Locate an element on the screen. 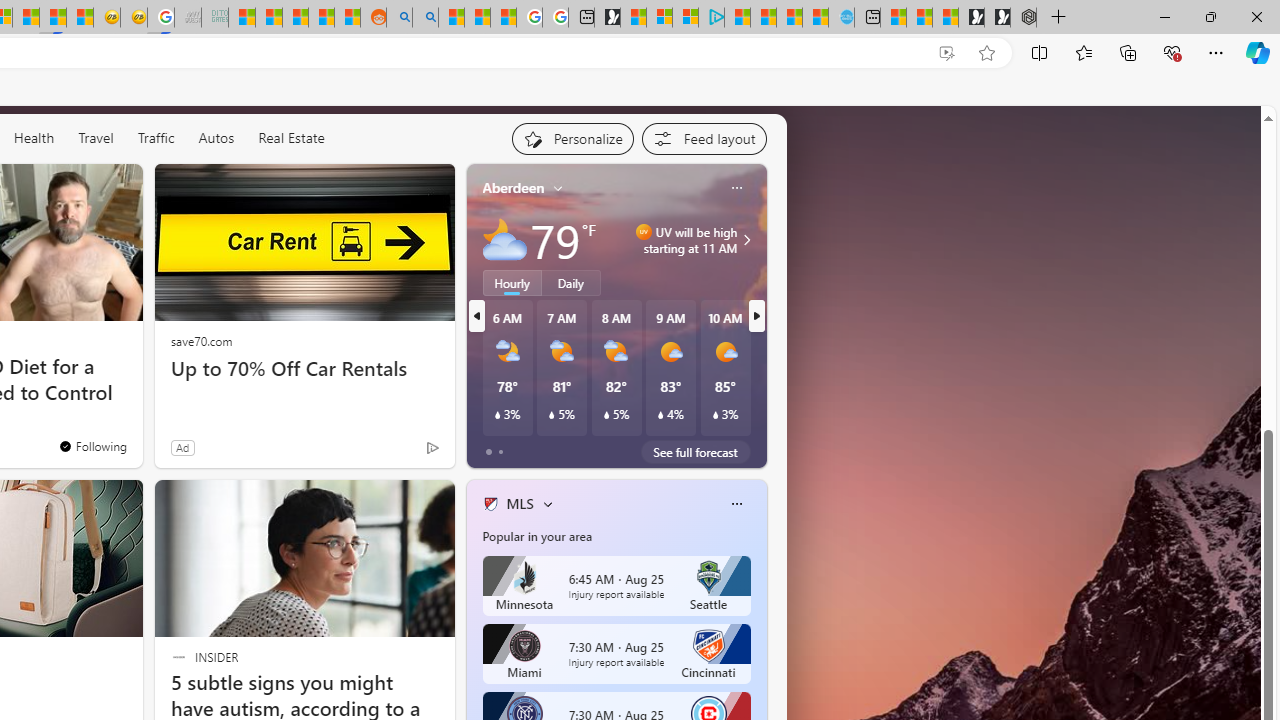 This screenshot has width=1280, height=720. 'Feed settings' is located at coordinates (704, 137).